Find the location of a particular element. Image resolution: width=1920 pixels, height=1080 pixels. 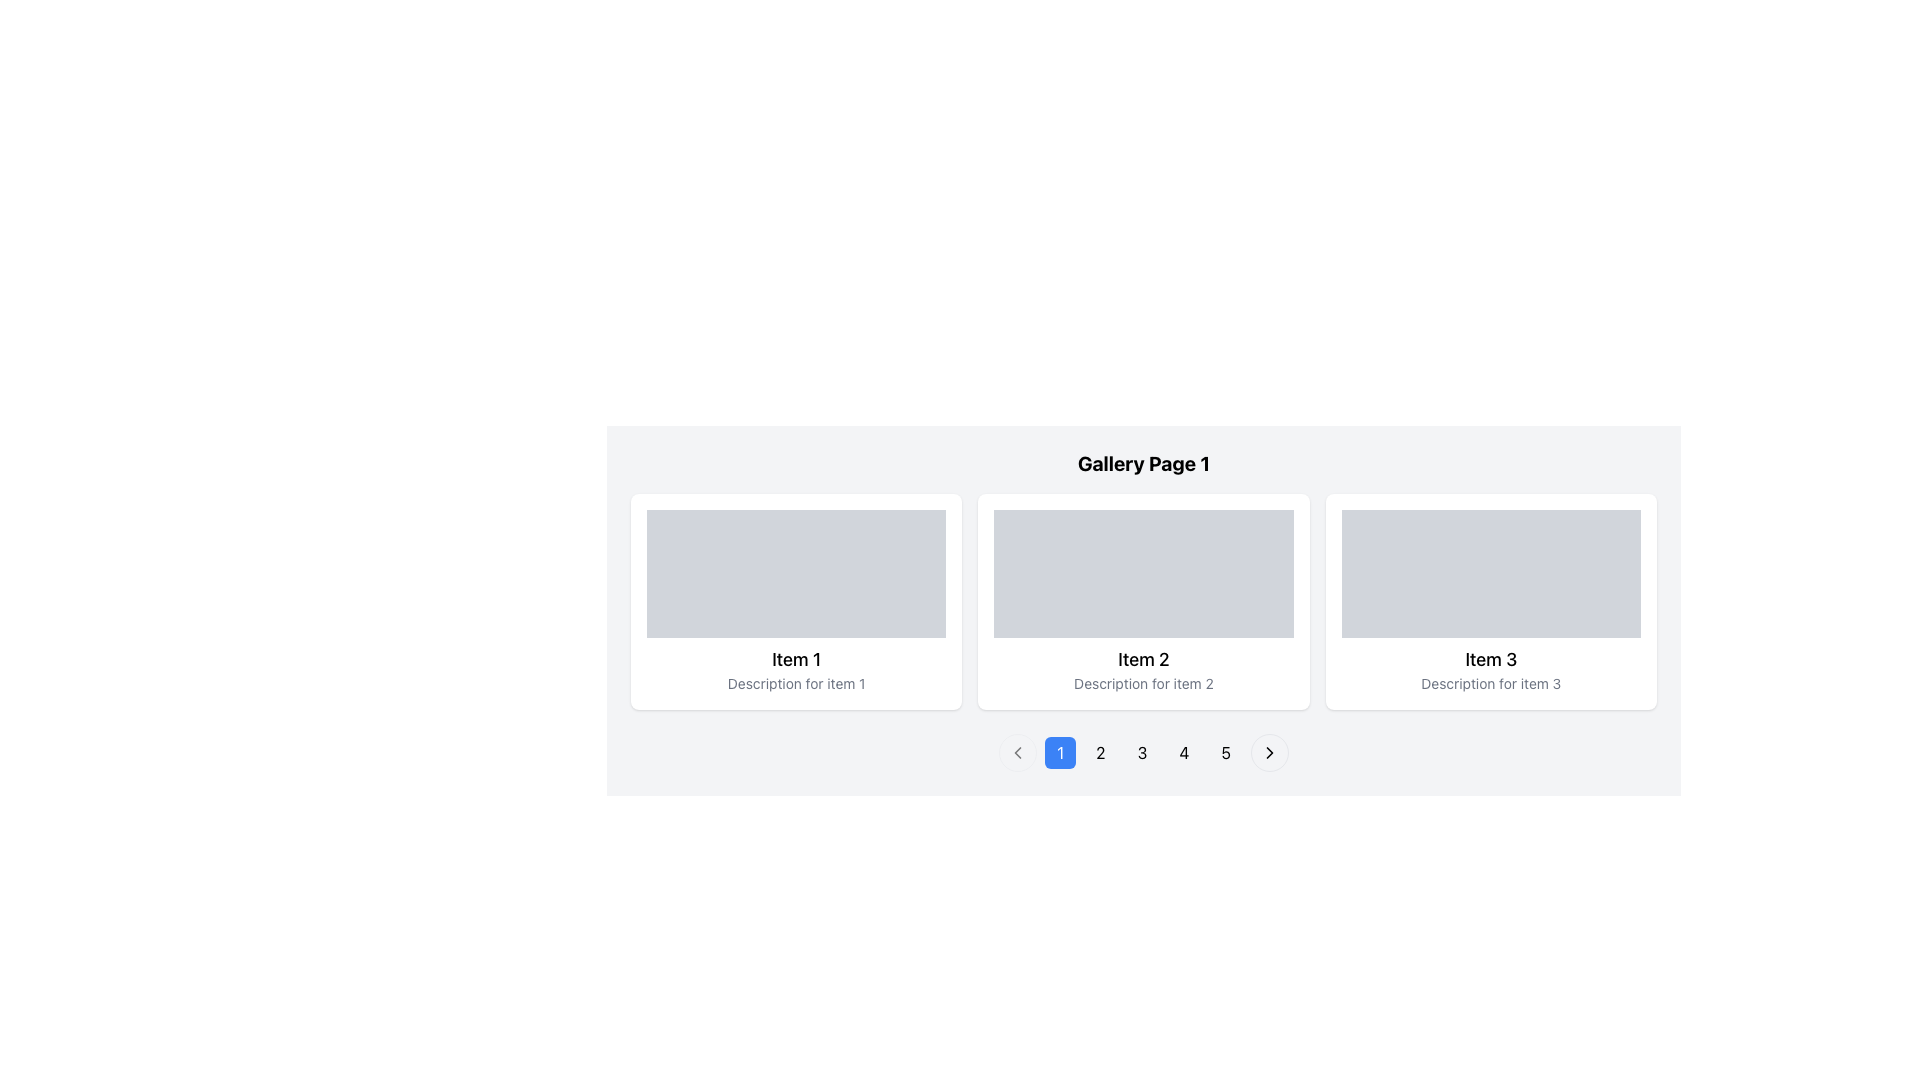

the text label displaying 'Item 1' which is styled in a modern sans-serif font and located in the central lower portion of its card layout, above the description text and below an image placeholder is located at coordinates (795, 659).